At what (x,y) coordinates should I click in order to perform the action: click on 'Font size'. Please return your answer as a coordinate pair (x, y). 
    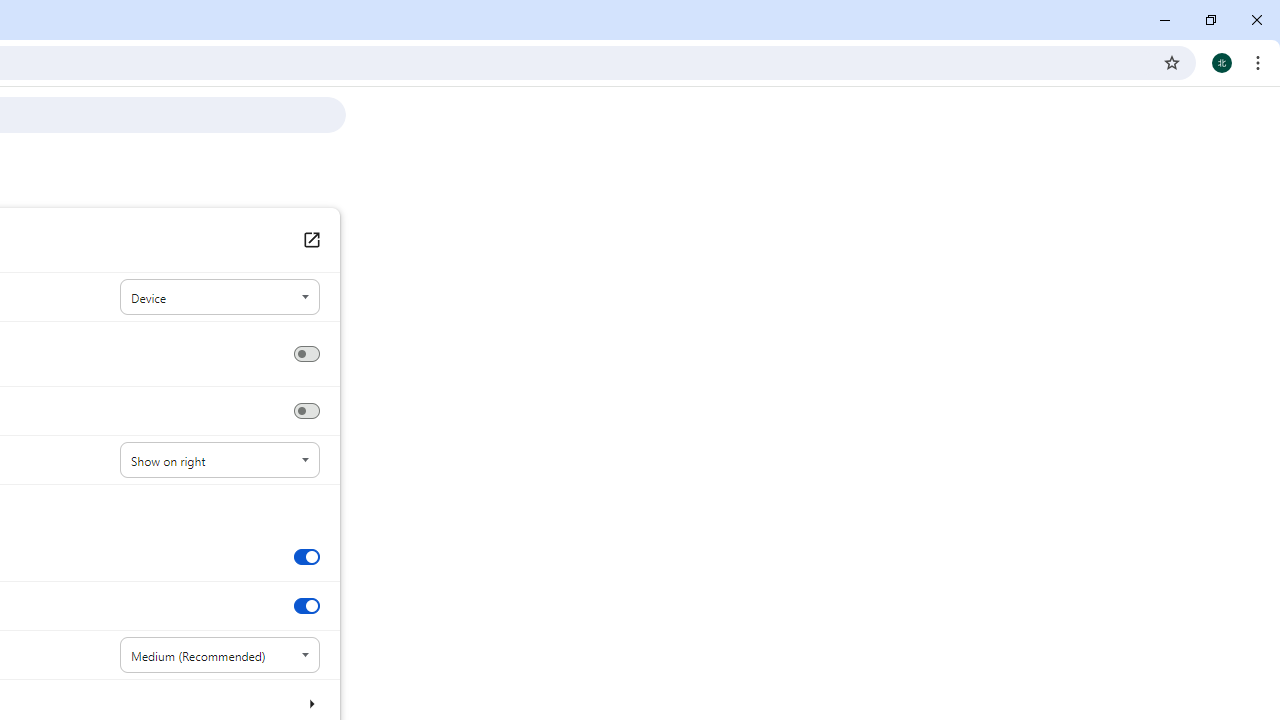
    Looking at the image, I should click on (219, 655).